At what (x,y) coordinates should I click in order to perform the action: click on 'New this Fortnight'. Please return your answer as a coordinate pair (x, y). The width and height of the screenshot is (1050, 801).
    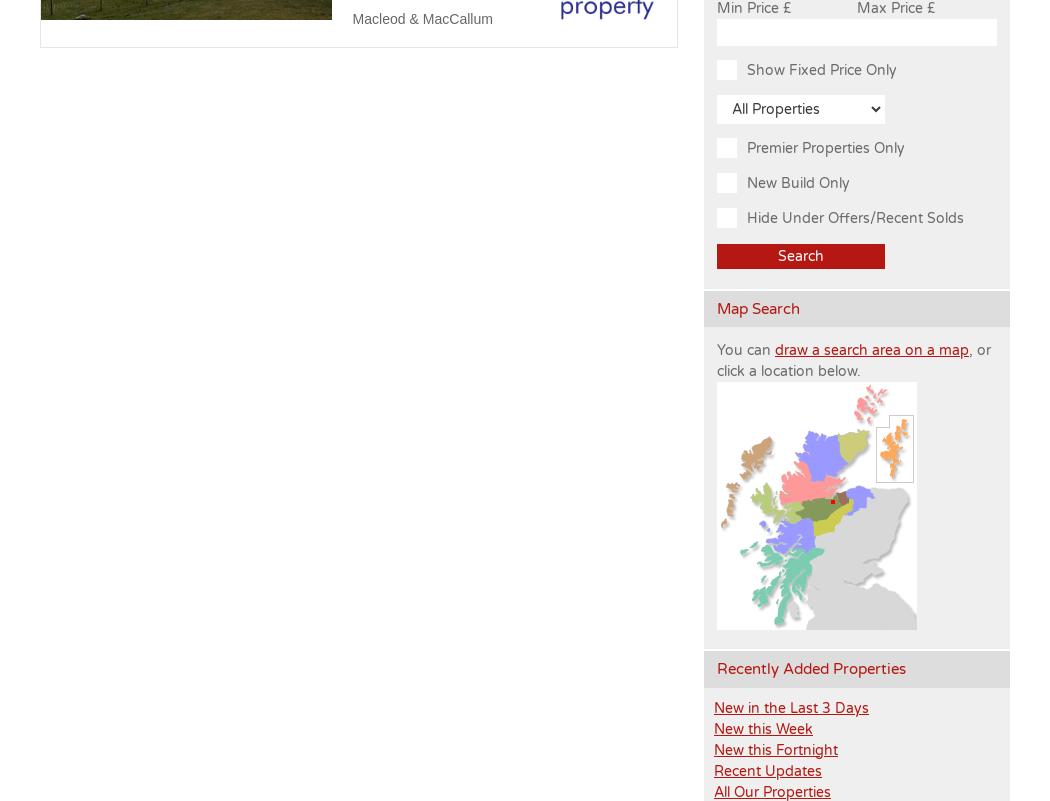
    Looking at the image, I should click on (775, 749).